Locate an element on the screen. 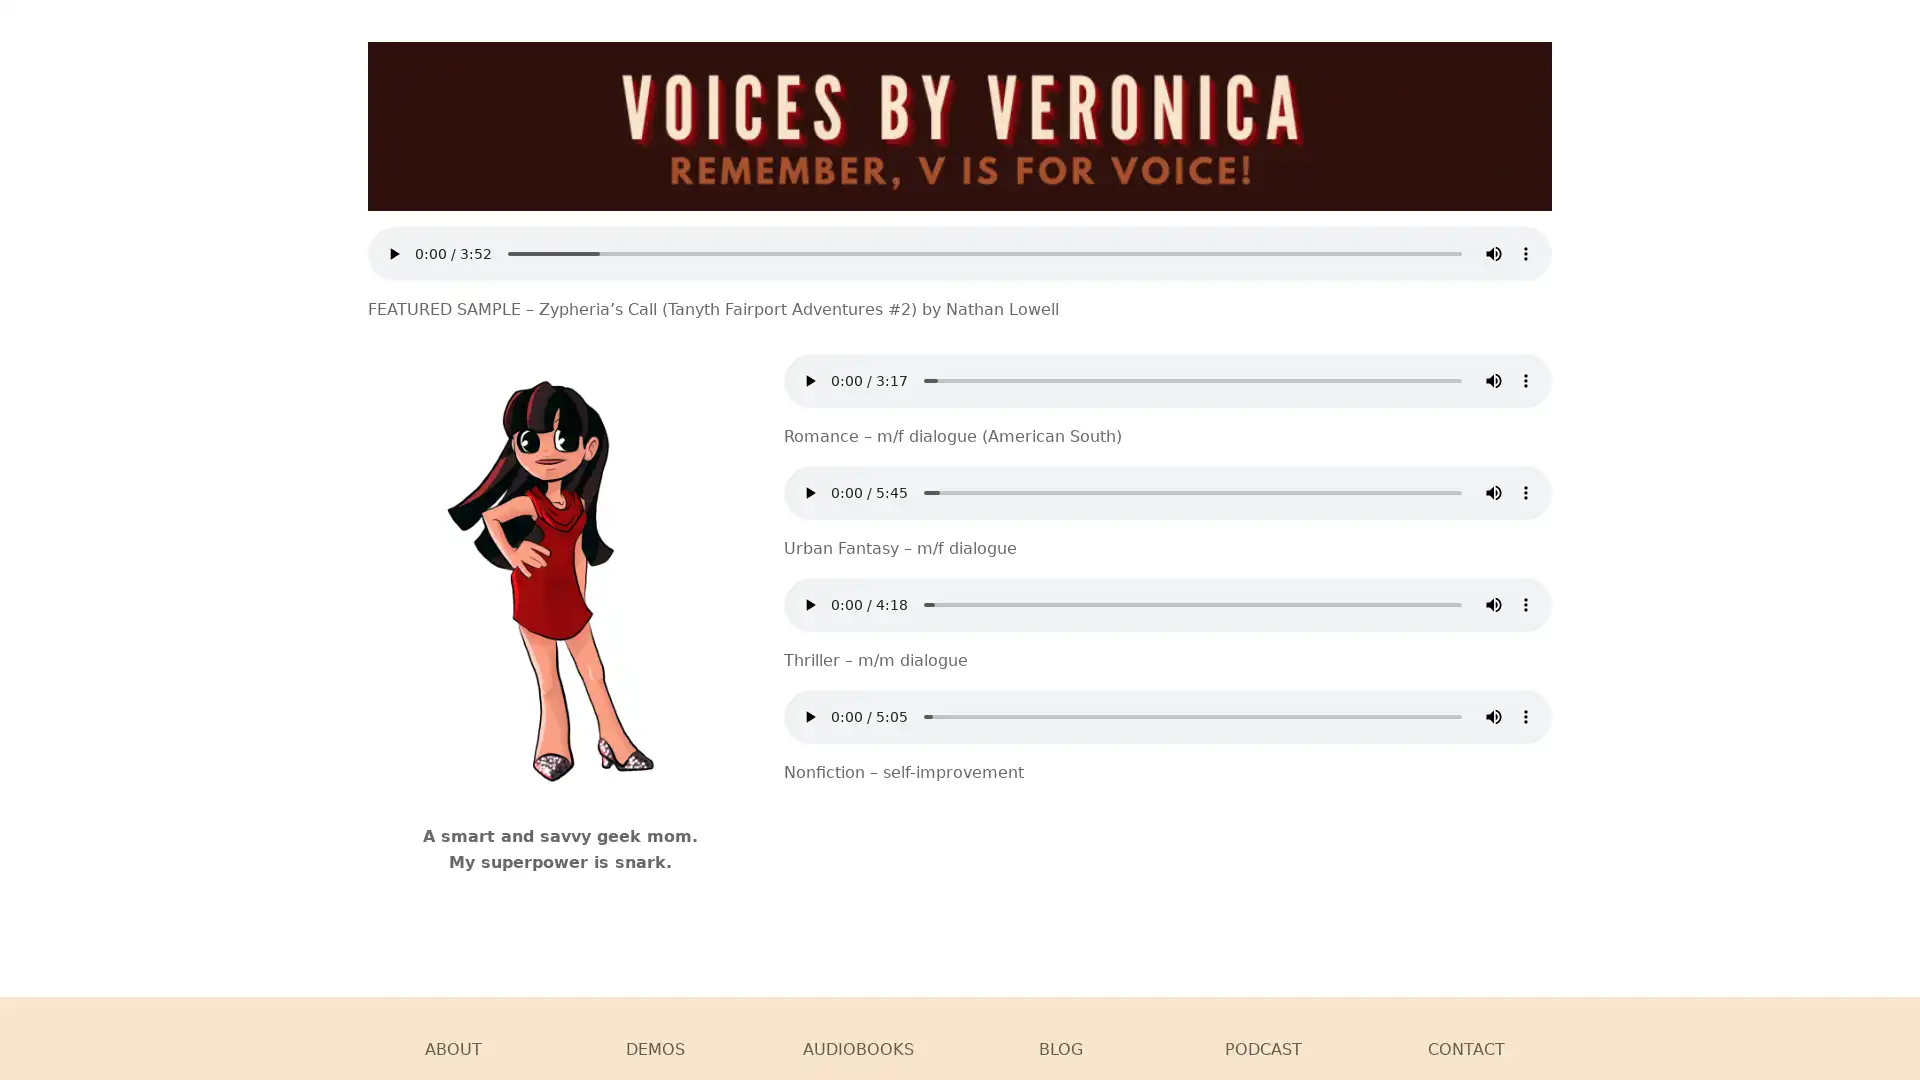 The height and width of the screenshot is (1080, 1920). show more media controls is located at coordinates (1525, 716).